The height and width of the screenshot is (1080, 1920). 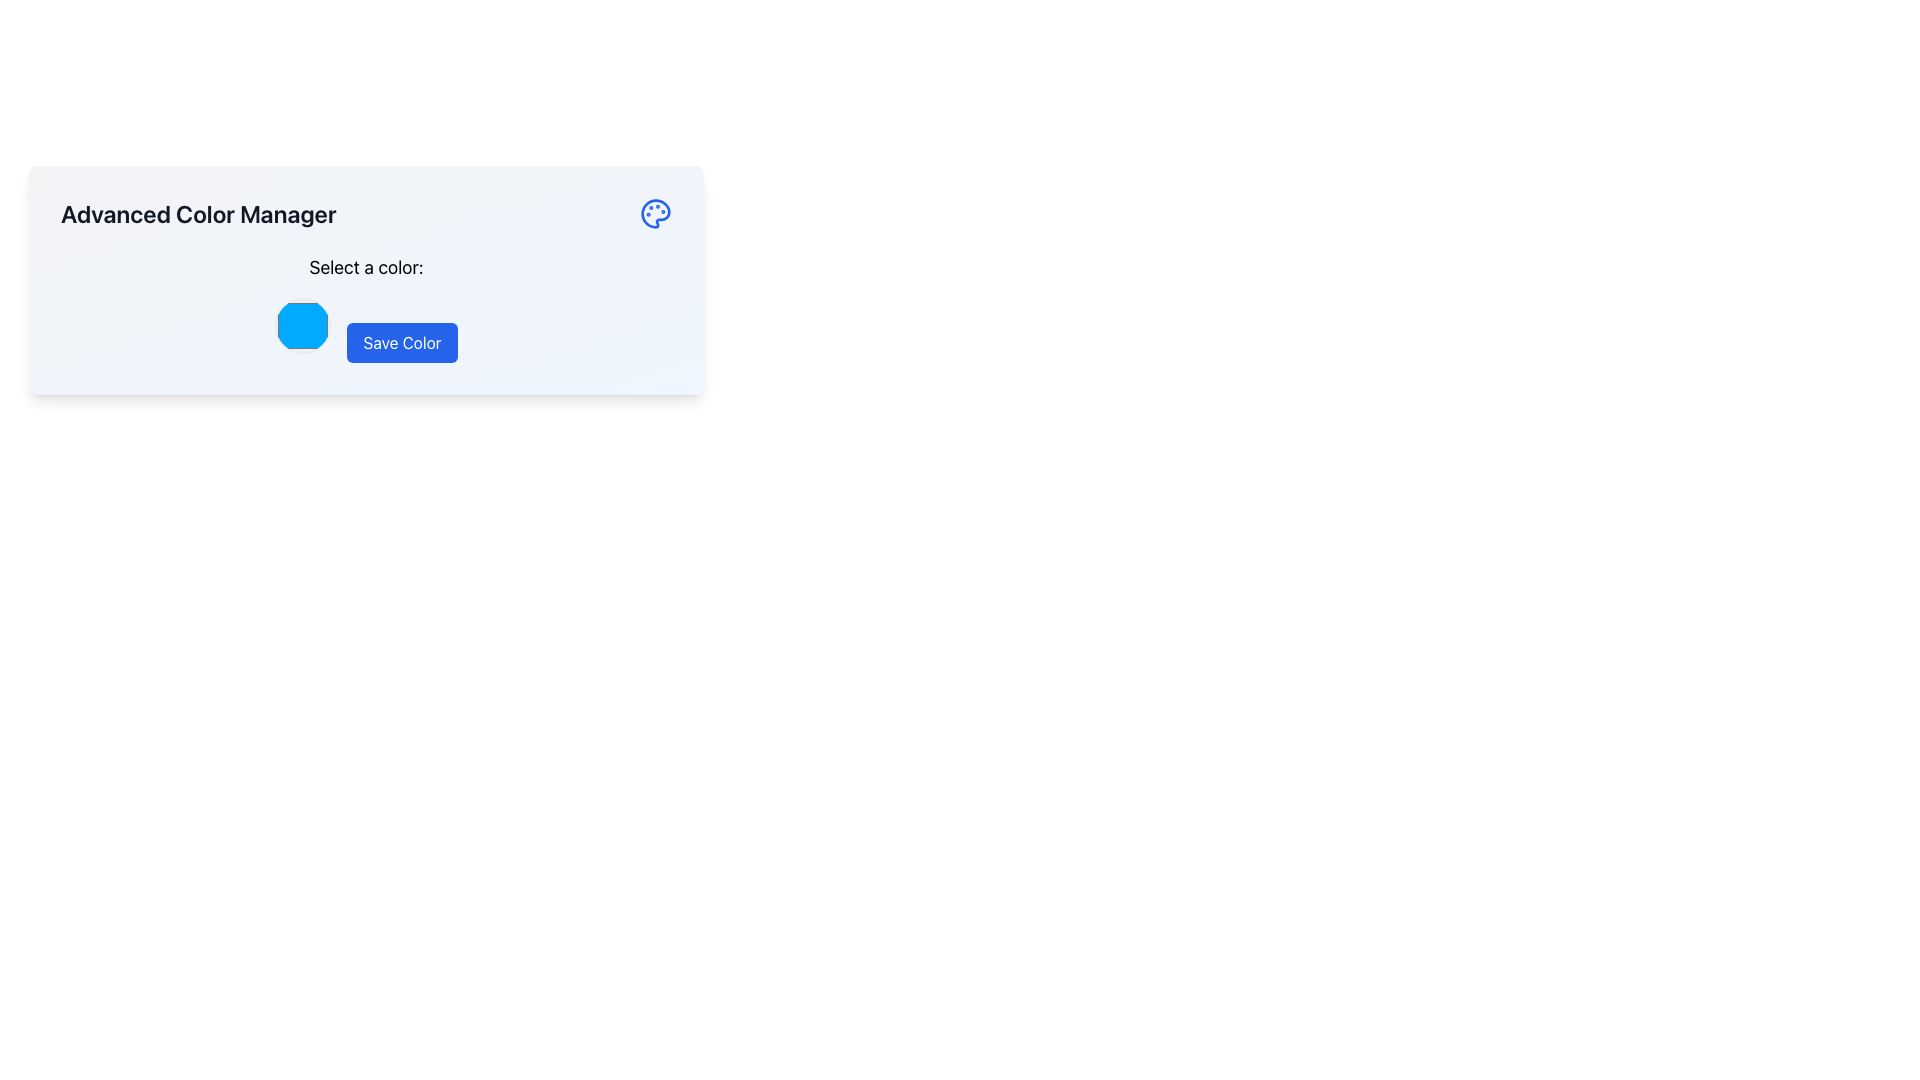 I want to click on the save button located to the right of the circular color selector under the text 'Select a color:', so click(x=401, y=342).